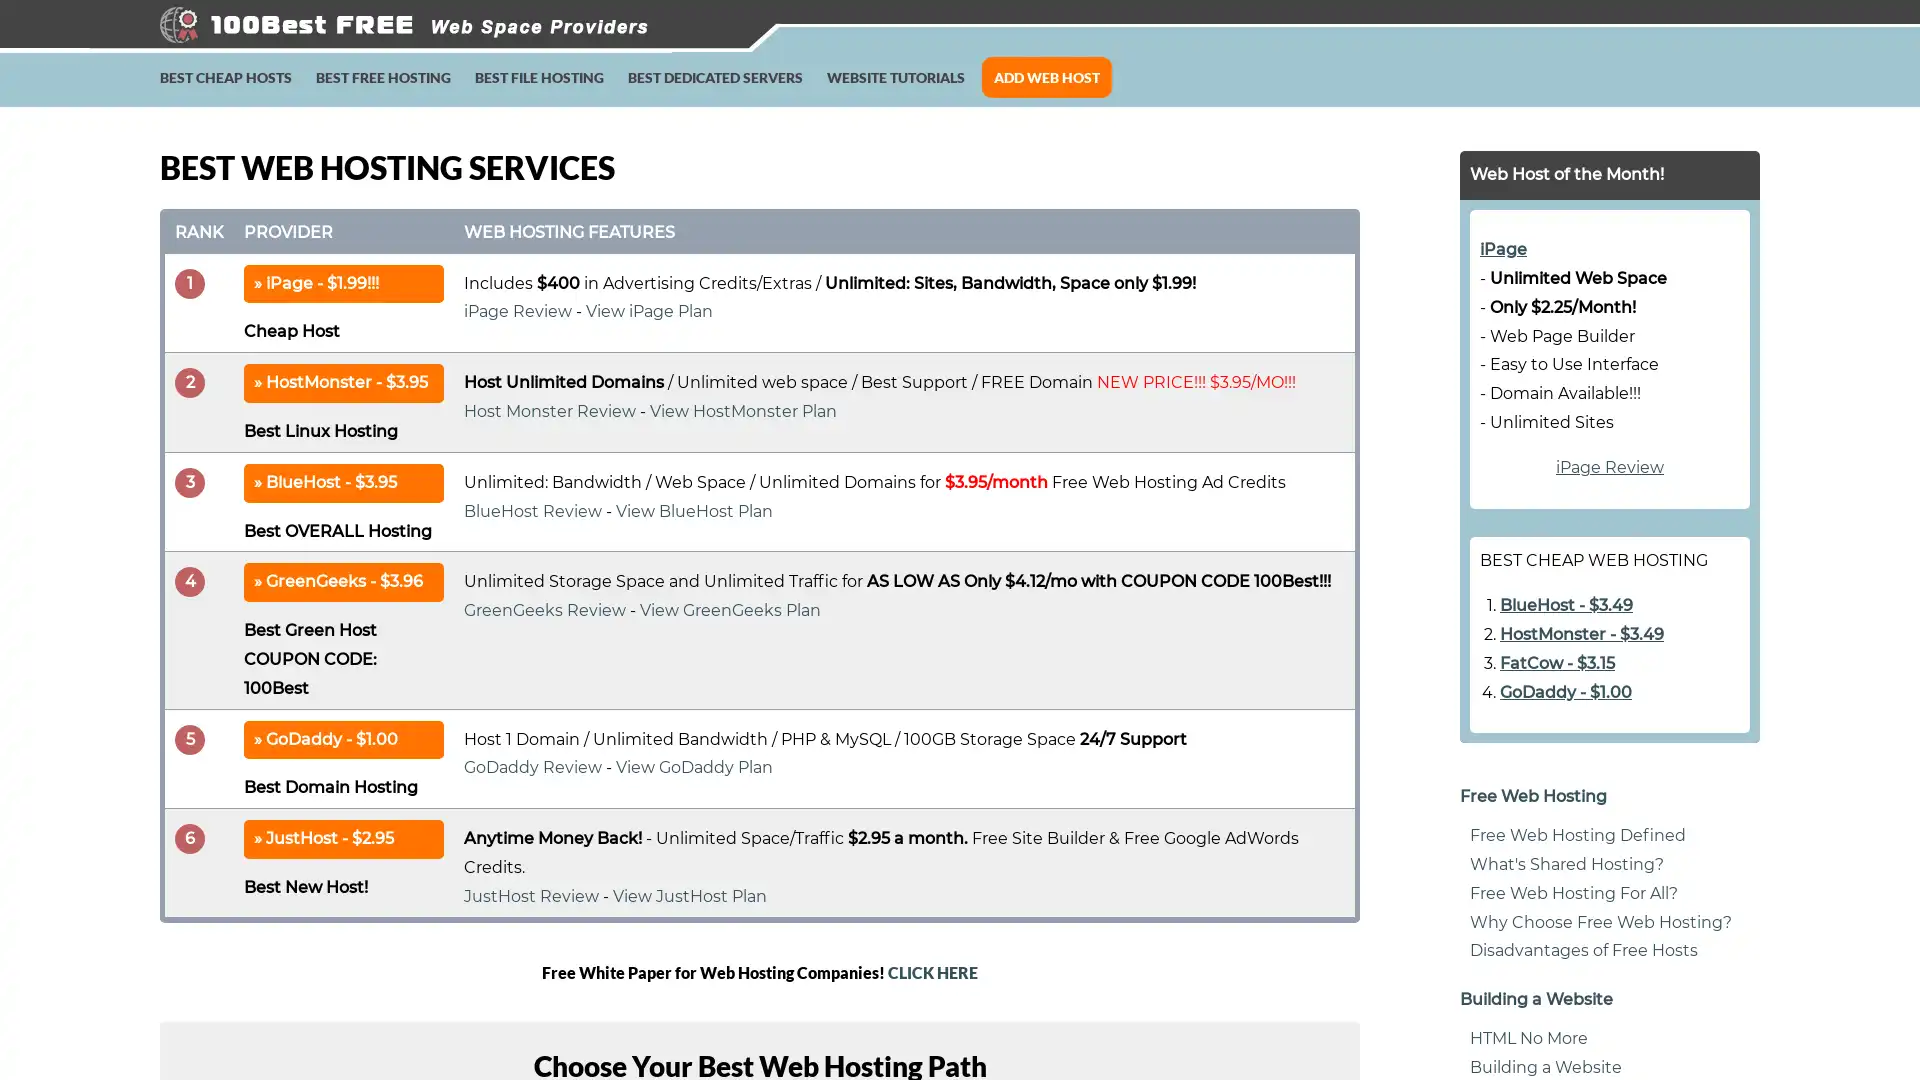 The width and height of the screenshot is (1920, 1080). What do you see at coordinates (897, 76) in the screenshot?
I see `WEBSITE TUTORIALS` at bounding box center [897, 76].